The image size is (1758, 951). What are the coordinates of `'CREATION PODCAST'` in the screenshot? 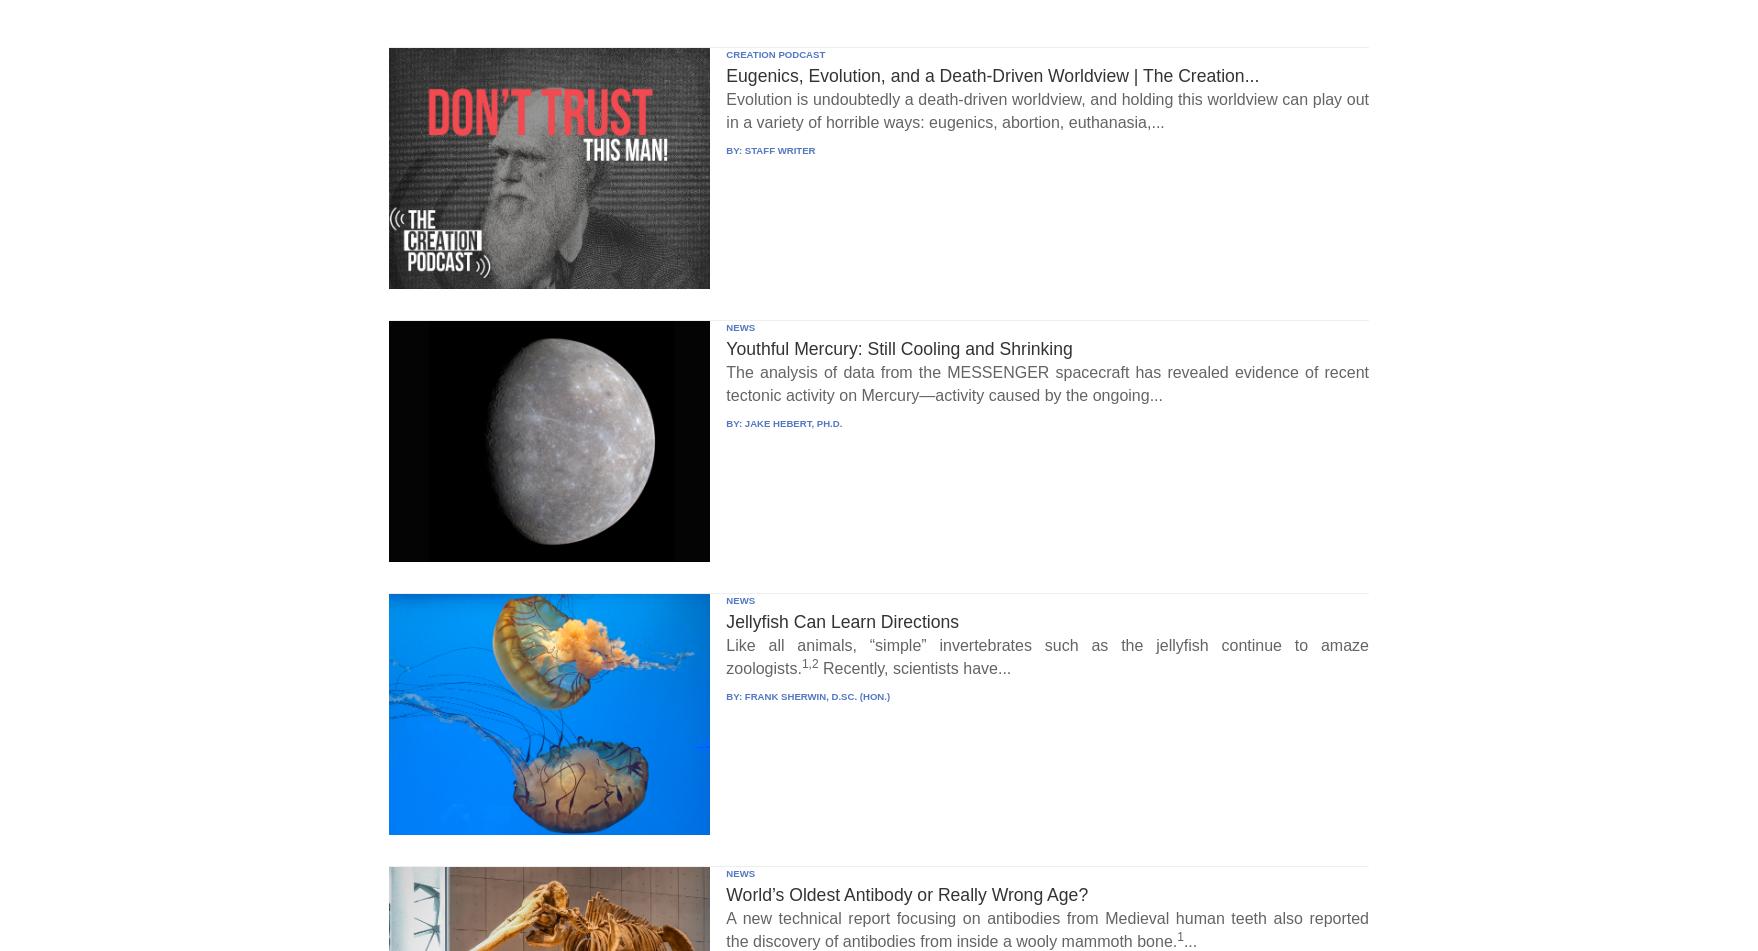 It's located at (774, 54).